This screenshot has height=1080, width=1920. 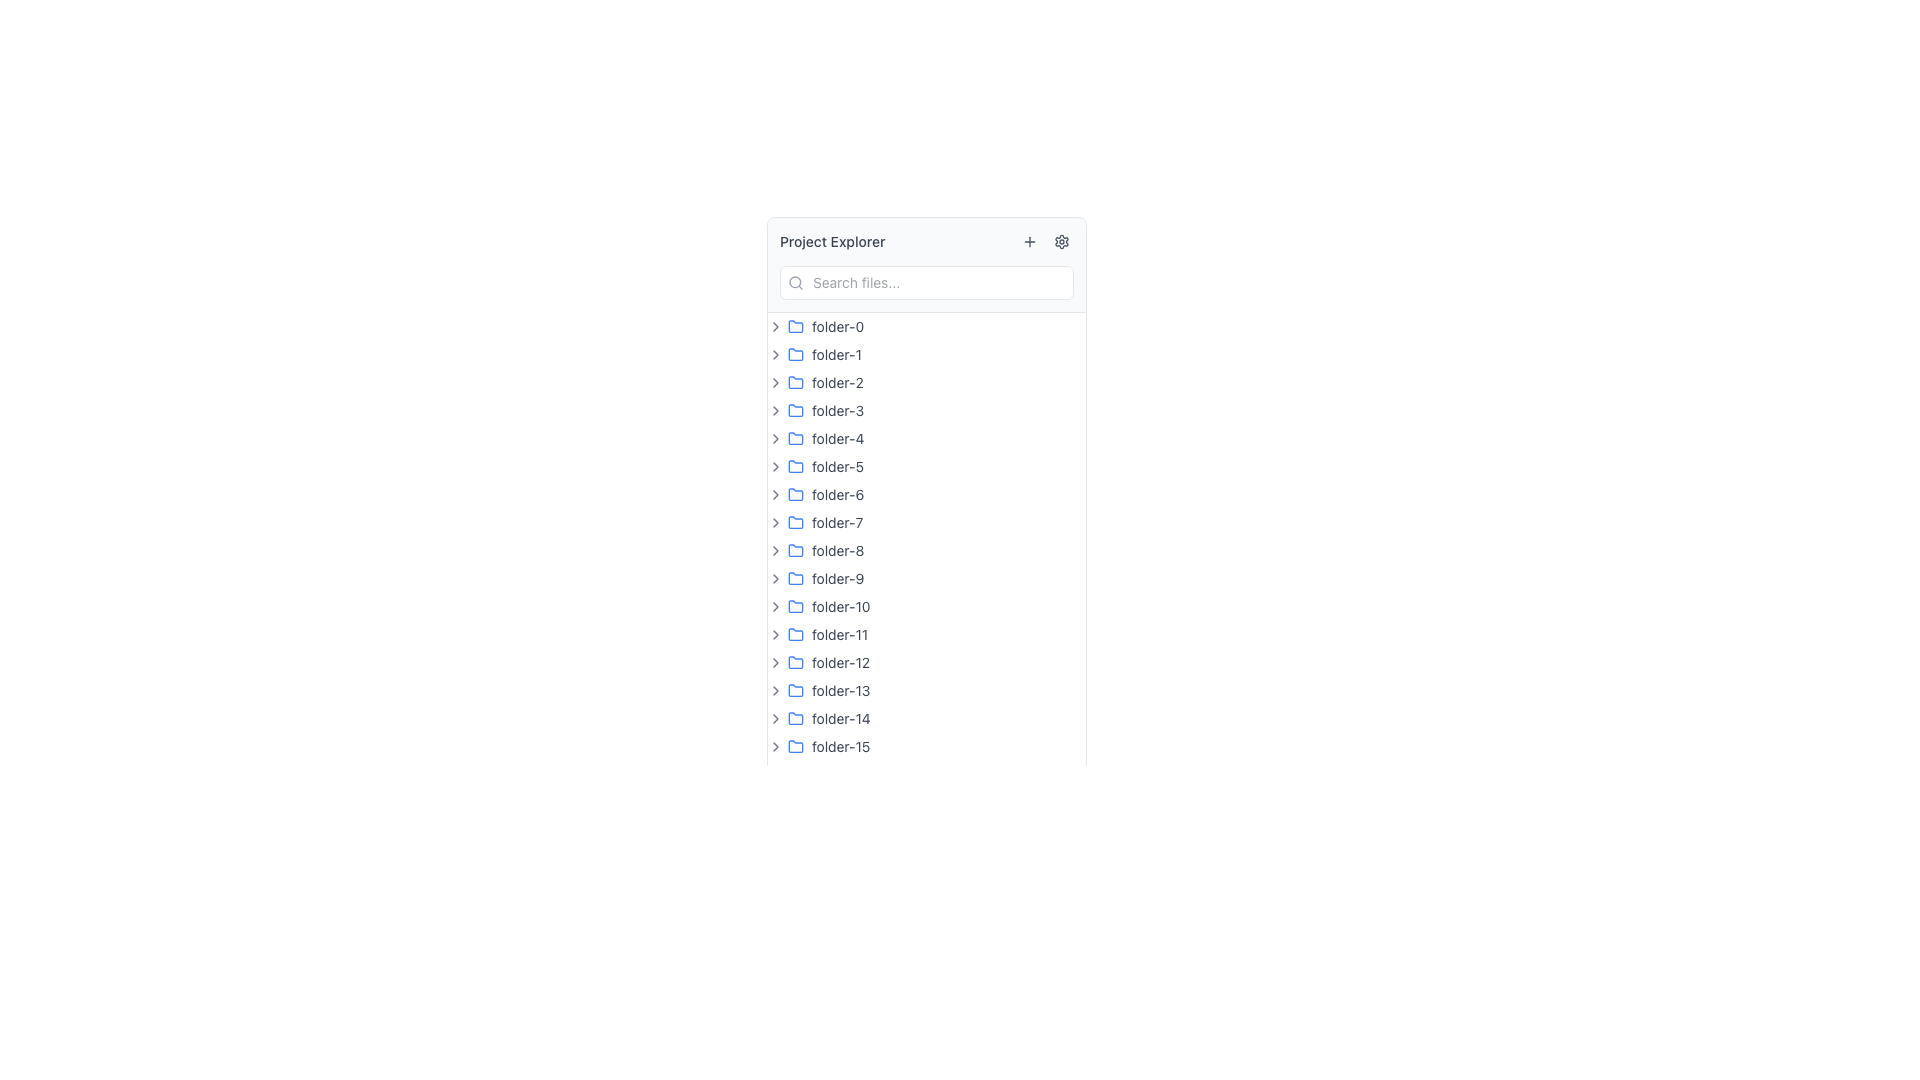 I want to click on the blue folder icon located to the left of the text label 'folder-15' in the vertical file explorer layout, so click(x=795, y=745).